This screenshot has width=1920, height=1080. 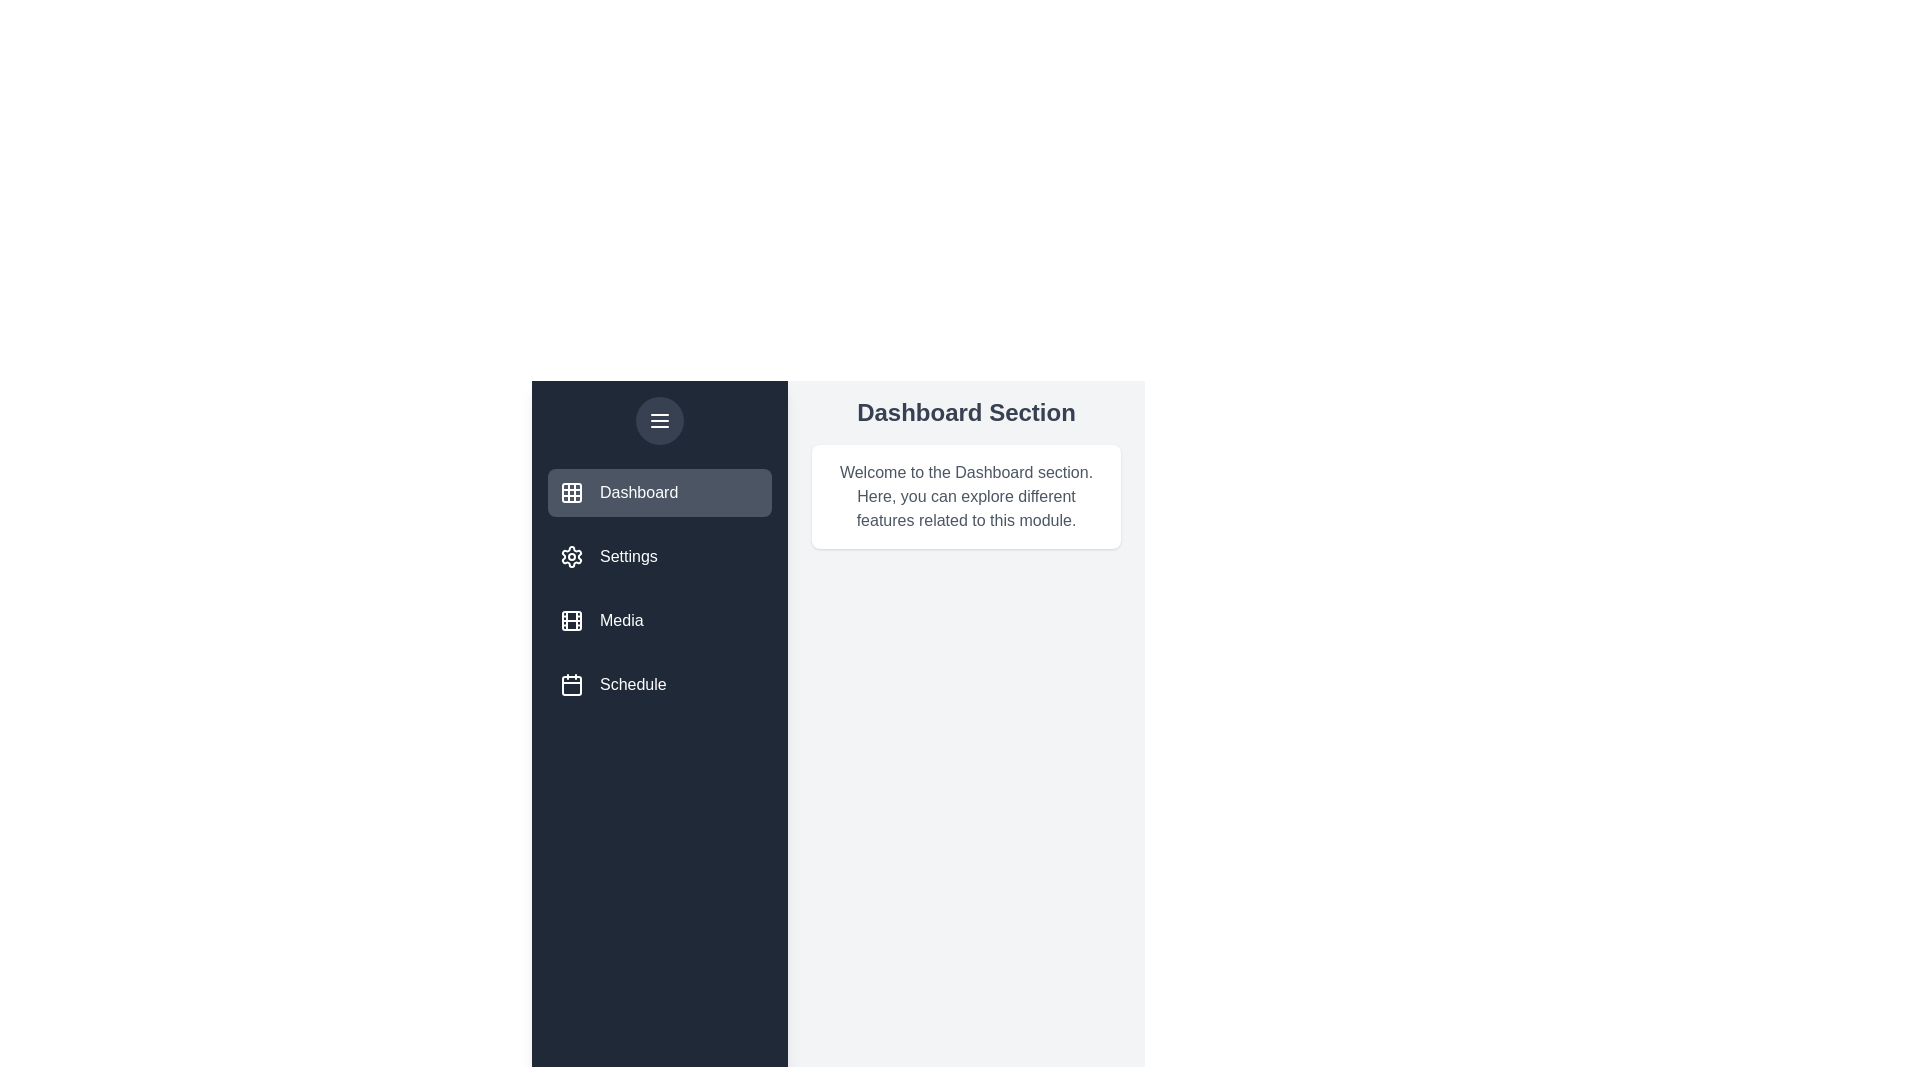 I want to click on the menu item corresponding to the section Schedule to select it, so click(x=660, y=684).